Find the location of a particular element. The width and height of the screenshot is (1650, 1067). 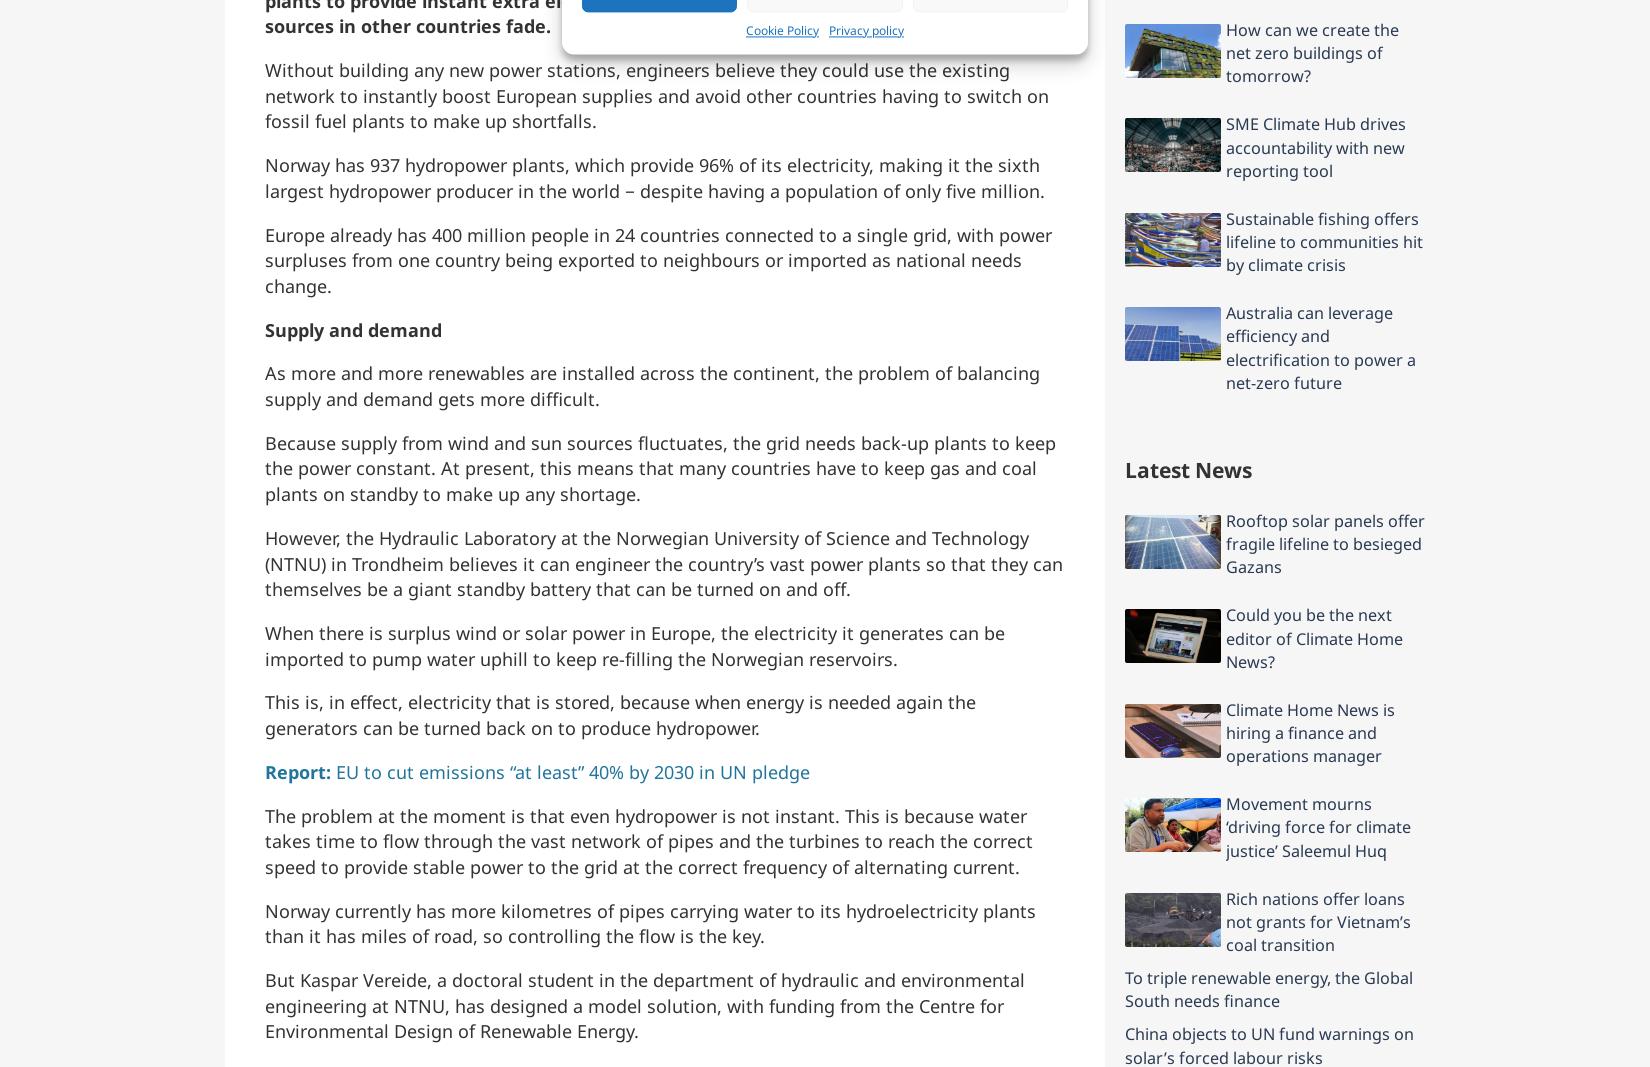

'Australia can leverage efficiency and electrification to power a net-zero future' is located at coordinates (1319, 347).